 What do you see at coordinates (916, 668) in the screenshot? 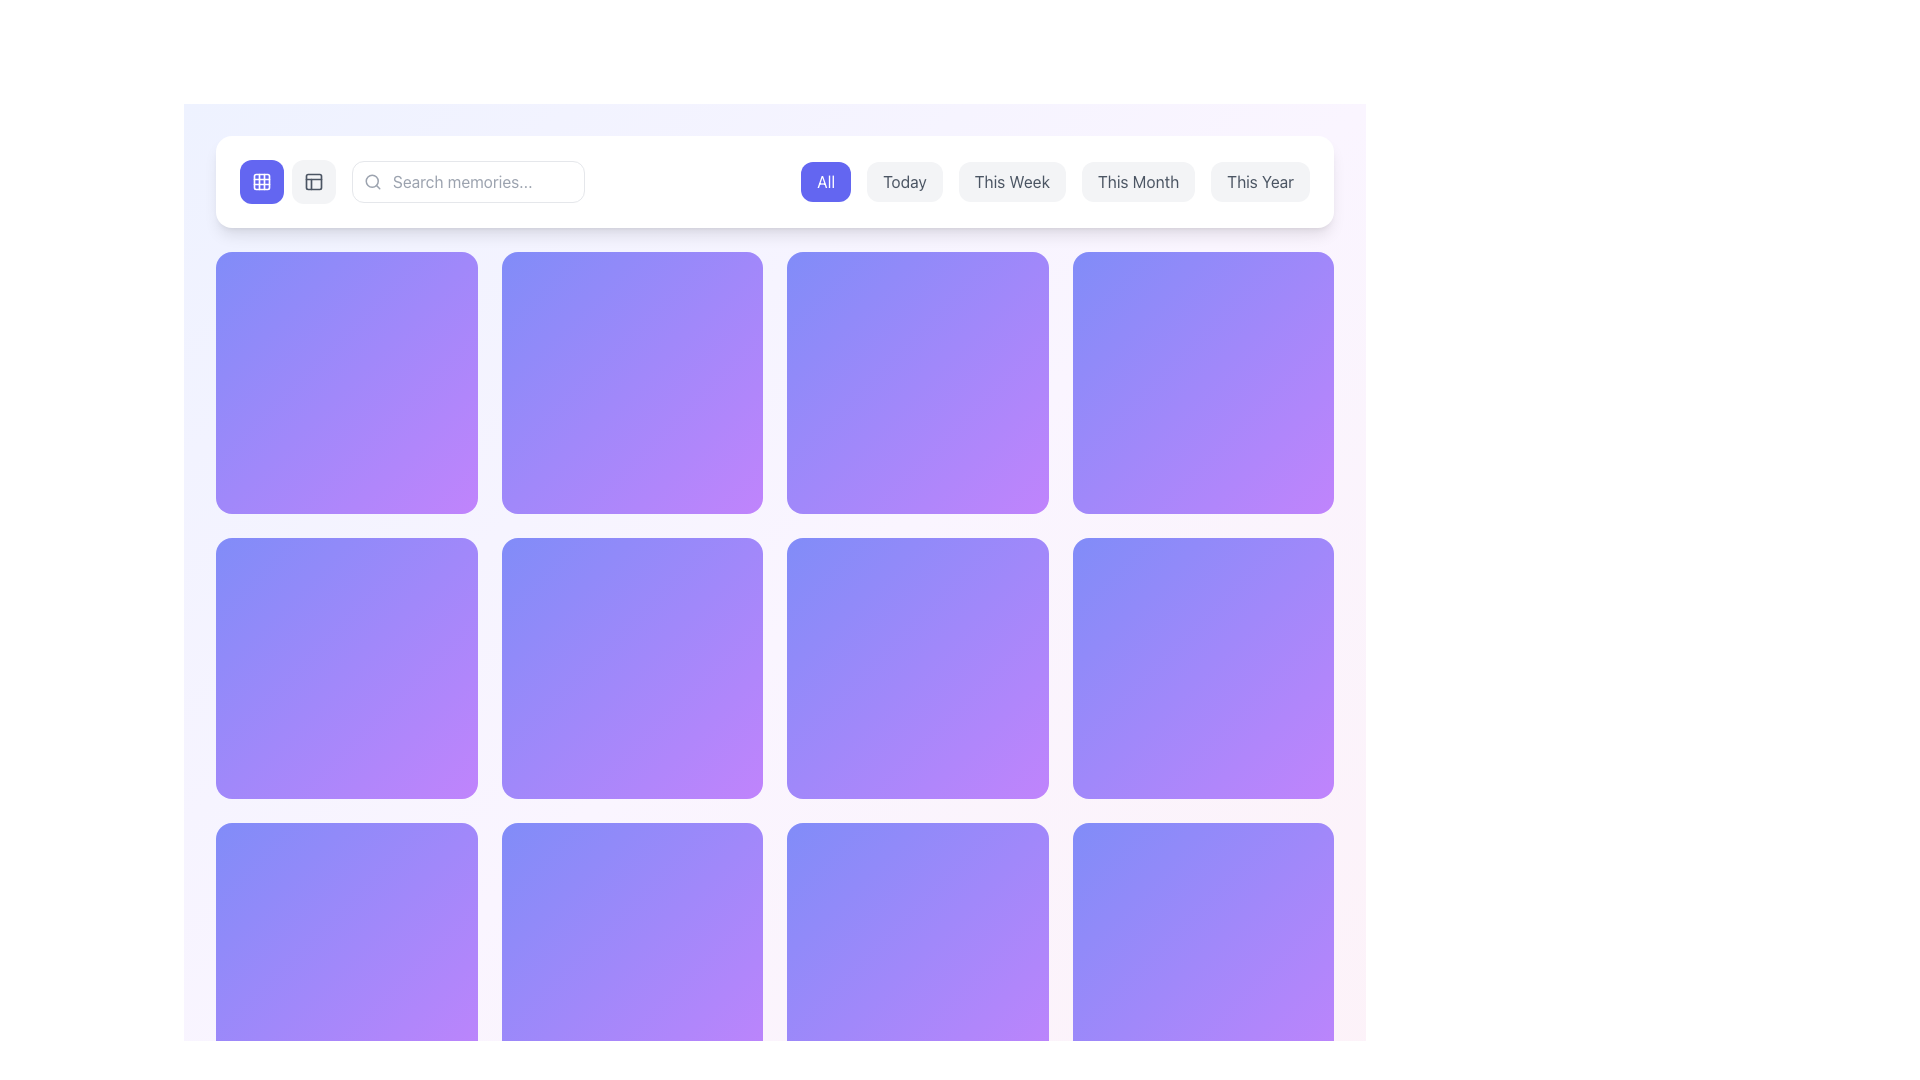
I see `the square card with a gradient background transitioning from indigo to purple, located in the second row and third column of the grid layout` at bounding box center [916, 668].